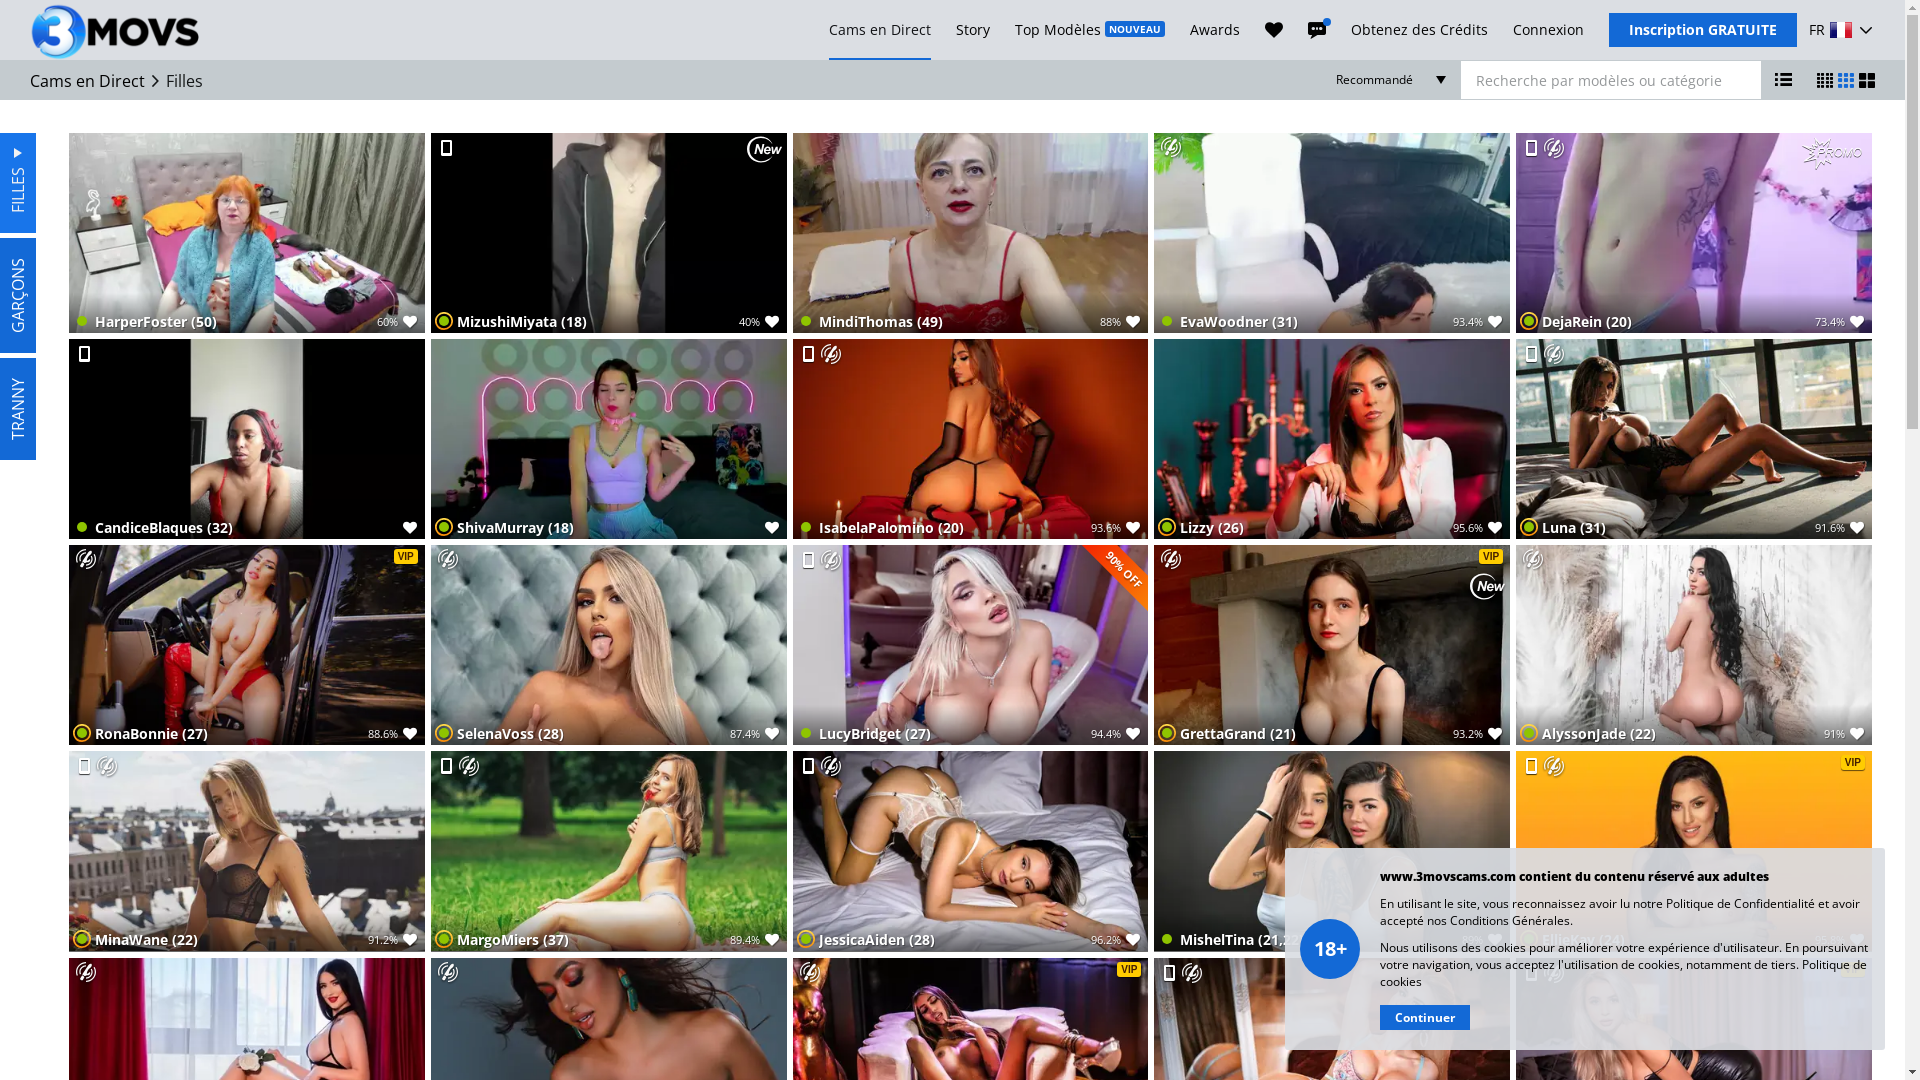 This screenshot has width=1920, height=1080. What do you see at coordinates (608, 644) in the screenshot?
I see `'SelenaVoss (28)` at bounding box center [608, 644].